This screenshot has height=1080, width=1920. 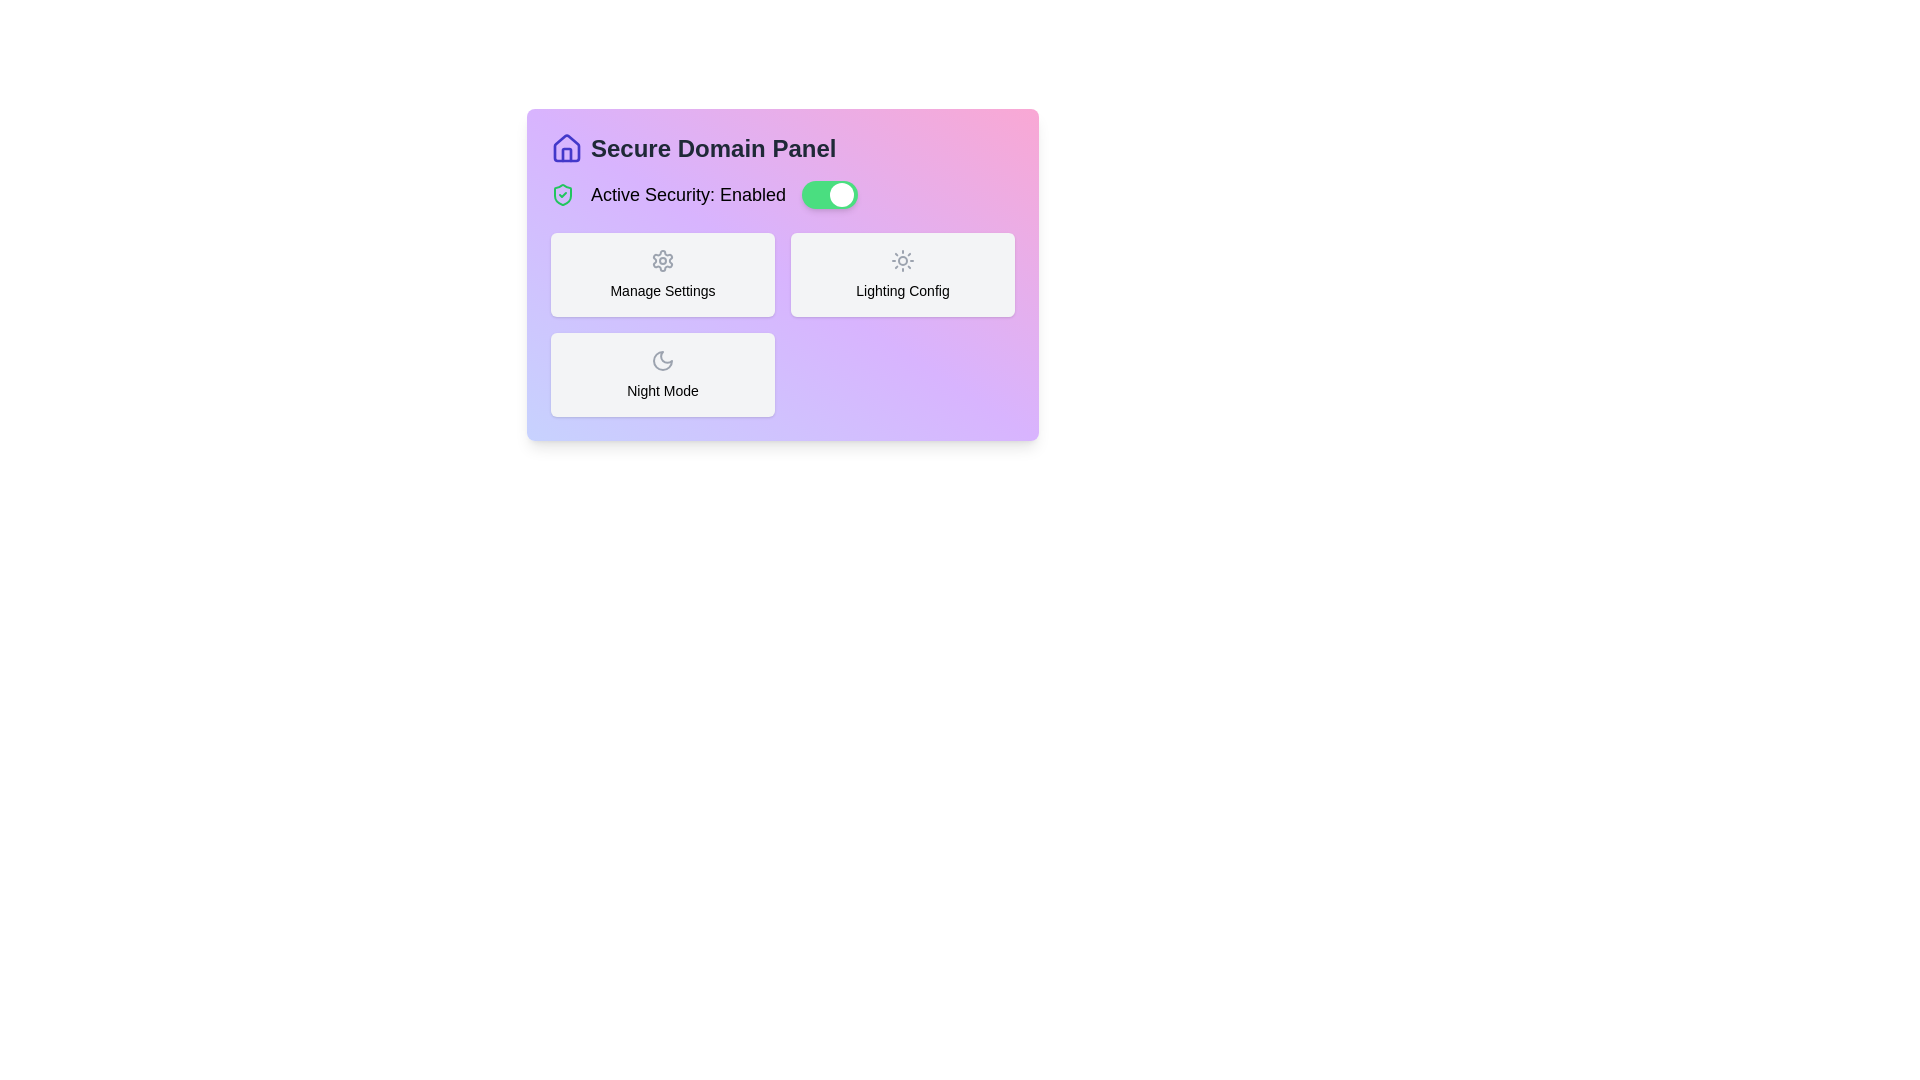 I want to click on the small circular crescent moon icon styled in gray, located within the 'Night Mode' section at the lower left corner of the interface, so click(x=662, y=361).